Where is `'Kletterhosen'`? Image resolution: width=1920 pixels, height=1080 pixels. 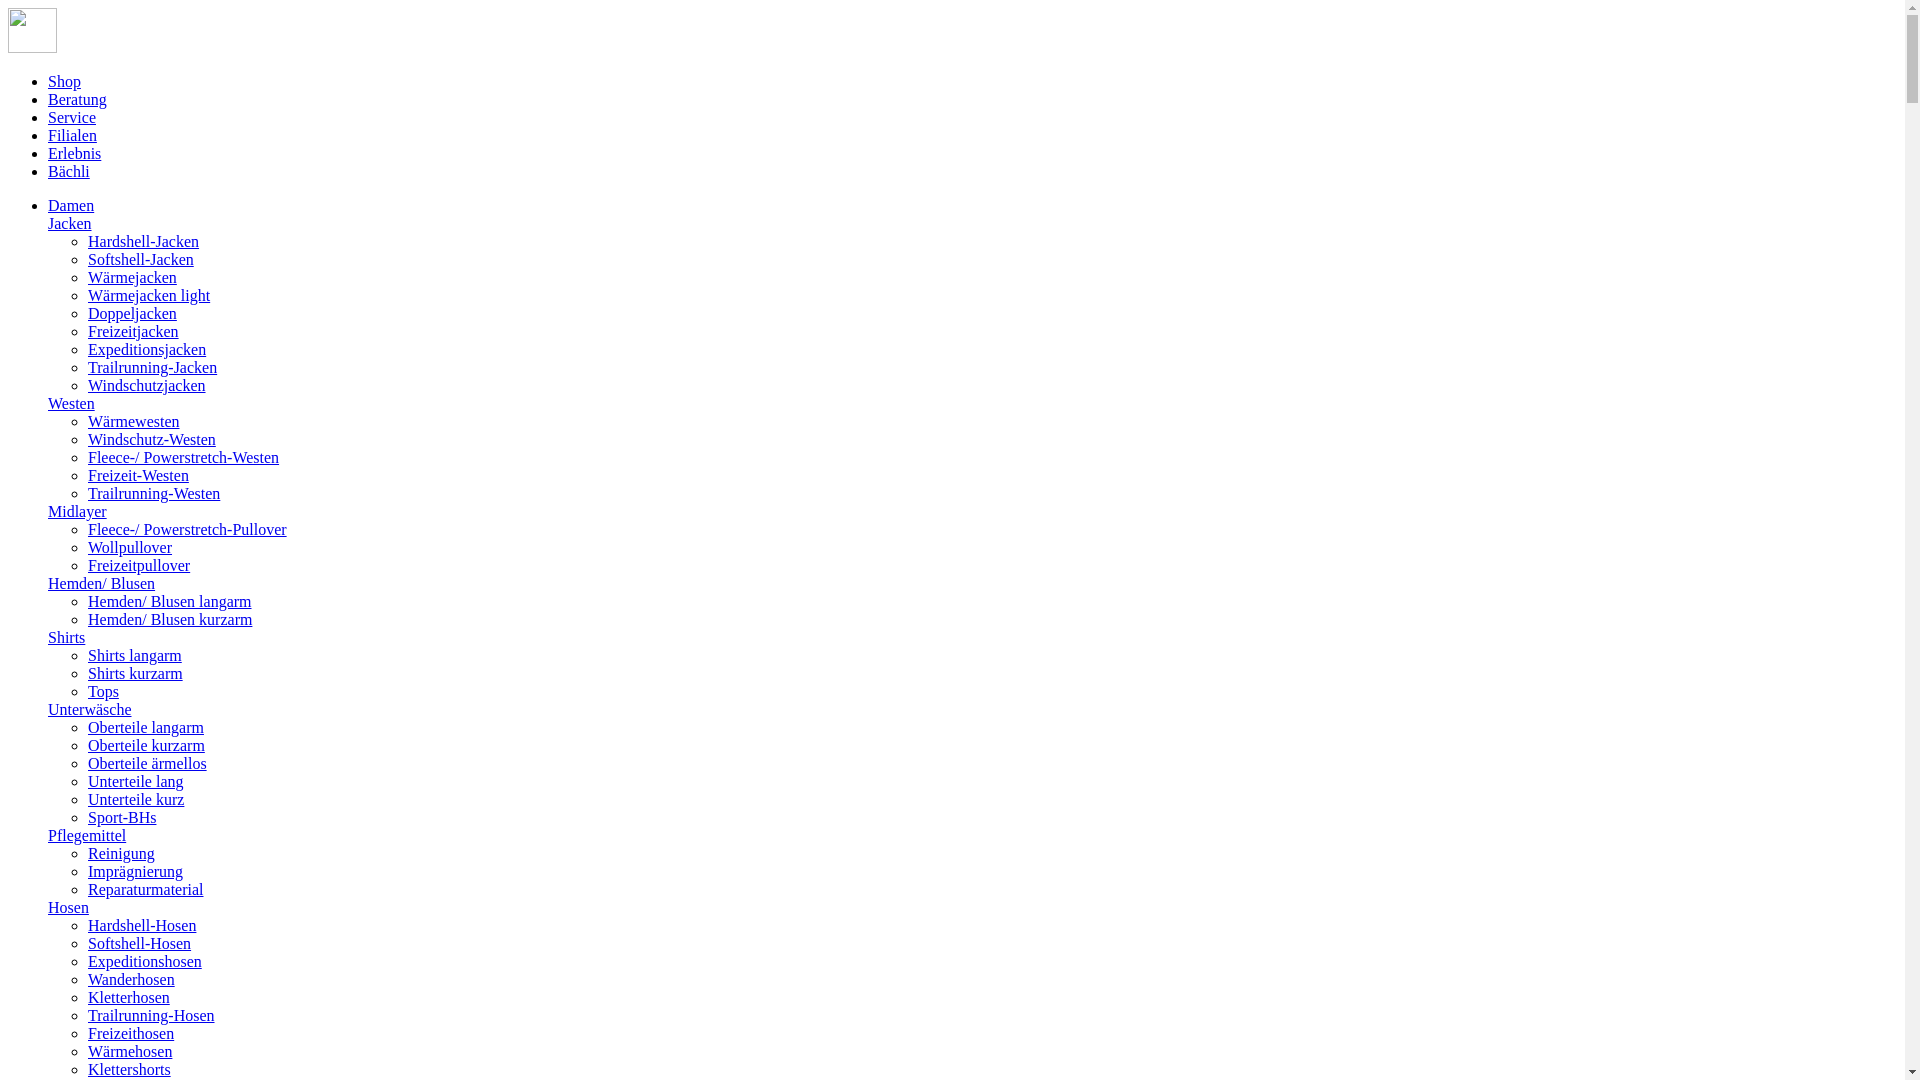
'Kletterhosen' is located at coordinates (128, 997).